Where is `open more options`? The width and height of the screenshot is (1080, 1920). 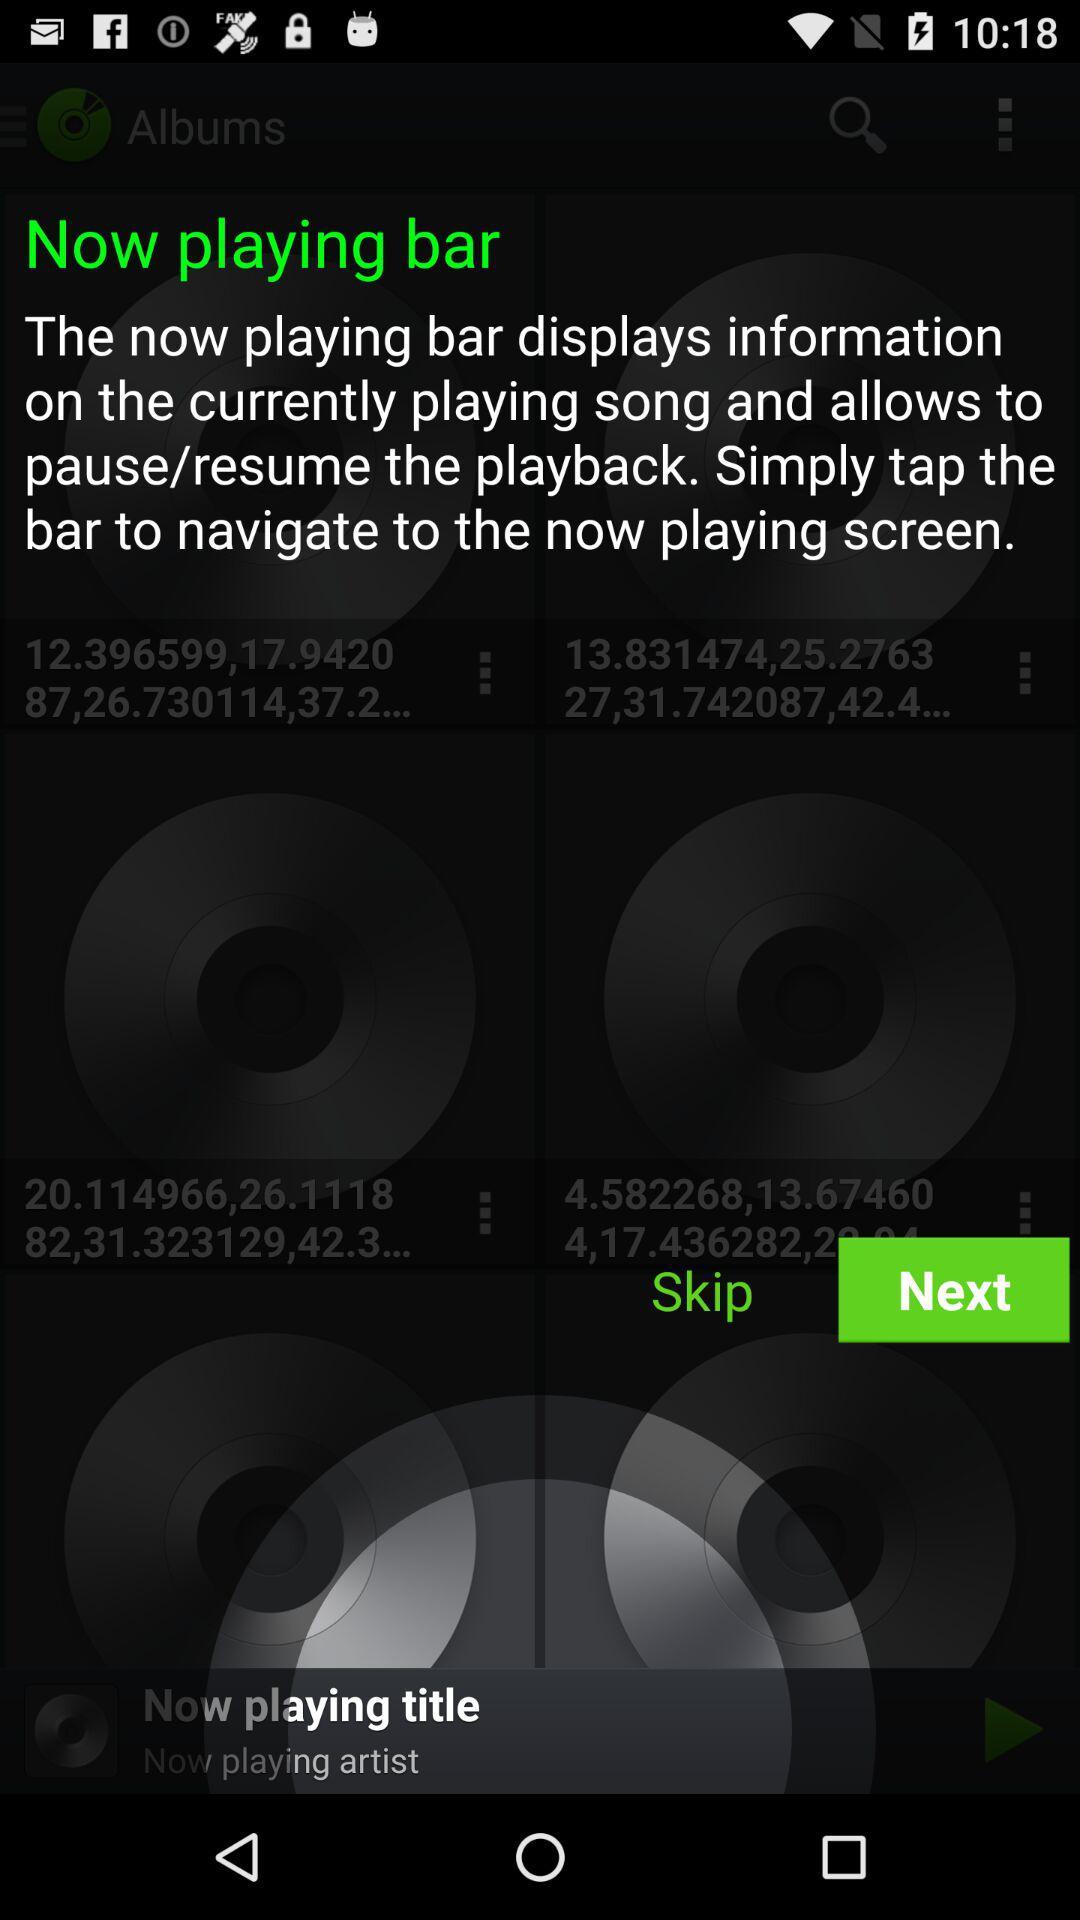
open more options is located at coordinates (484, 673).